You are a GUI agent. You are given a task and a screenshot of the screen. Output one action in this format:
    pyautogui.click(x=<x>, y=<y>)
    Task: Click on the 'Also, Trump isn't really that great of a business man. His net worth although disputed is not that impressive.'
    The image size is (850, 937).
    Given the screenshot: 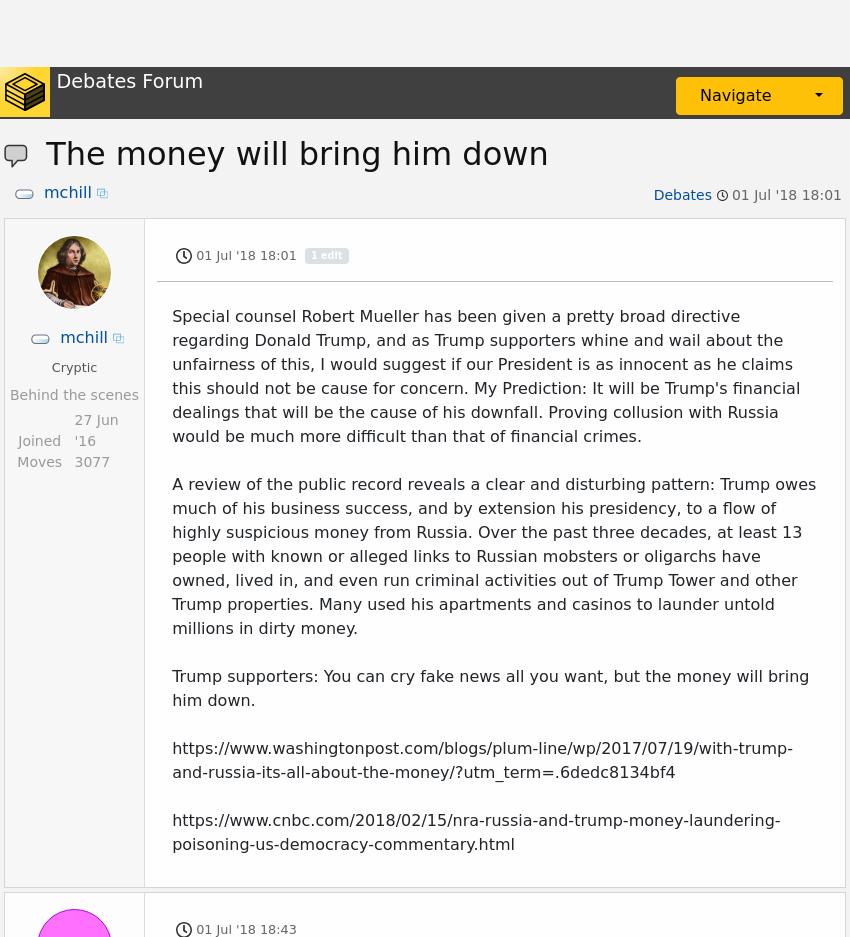 What is the action you would take?
    pyautogui.click(x=477, y=581)
    